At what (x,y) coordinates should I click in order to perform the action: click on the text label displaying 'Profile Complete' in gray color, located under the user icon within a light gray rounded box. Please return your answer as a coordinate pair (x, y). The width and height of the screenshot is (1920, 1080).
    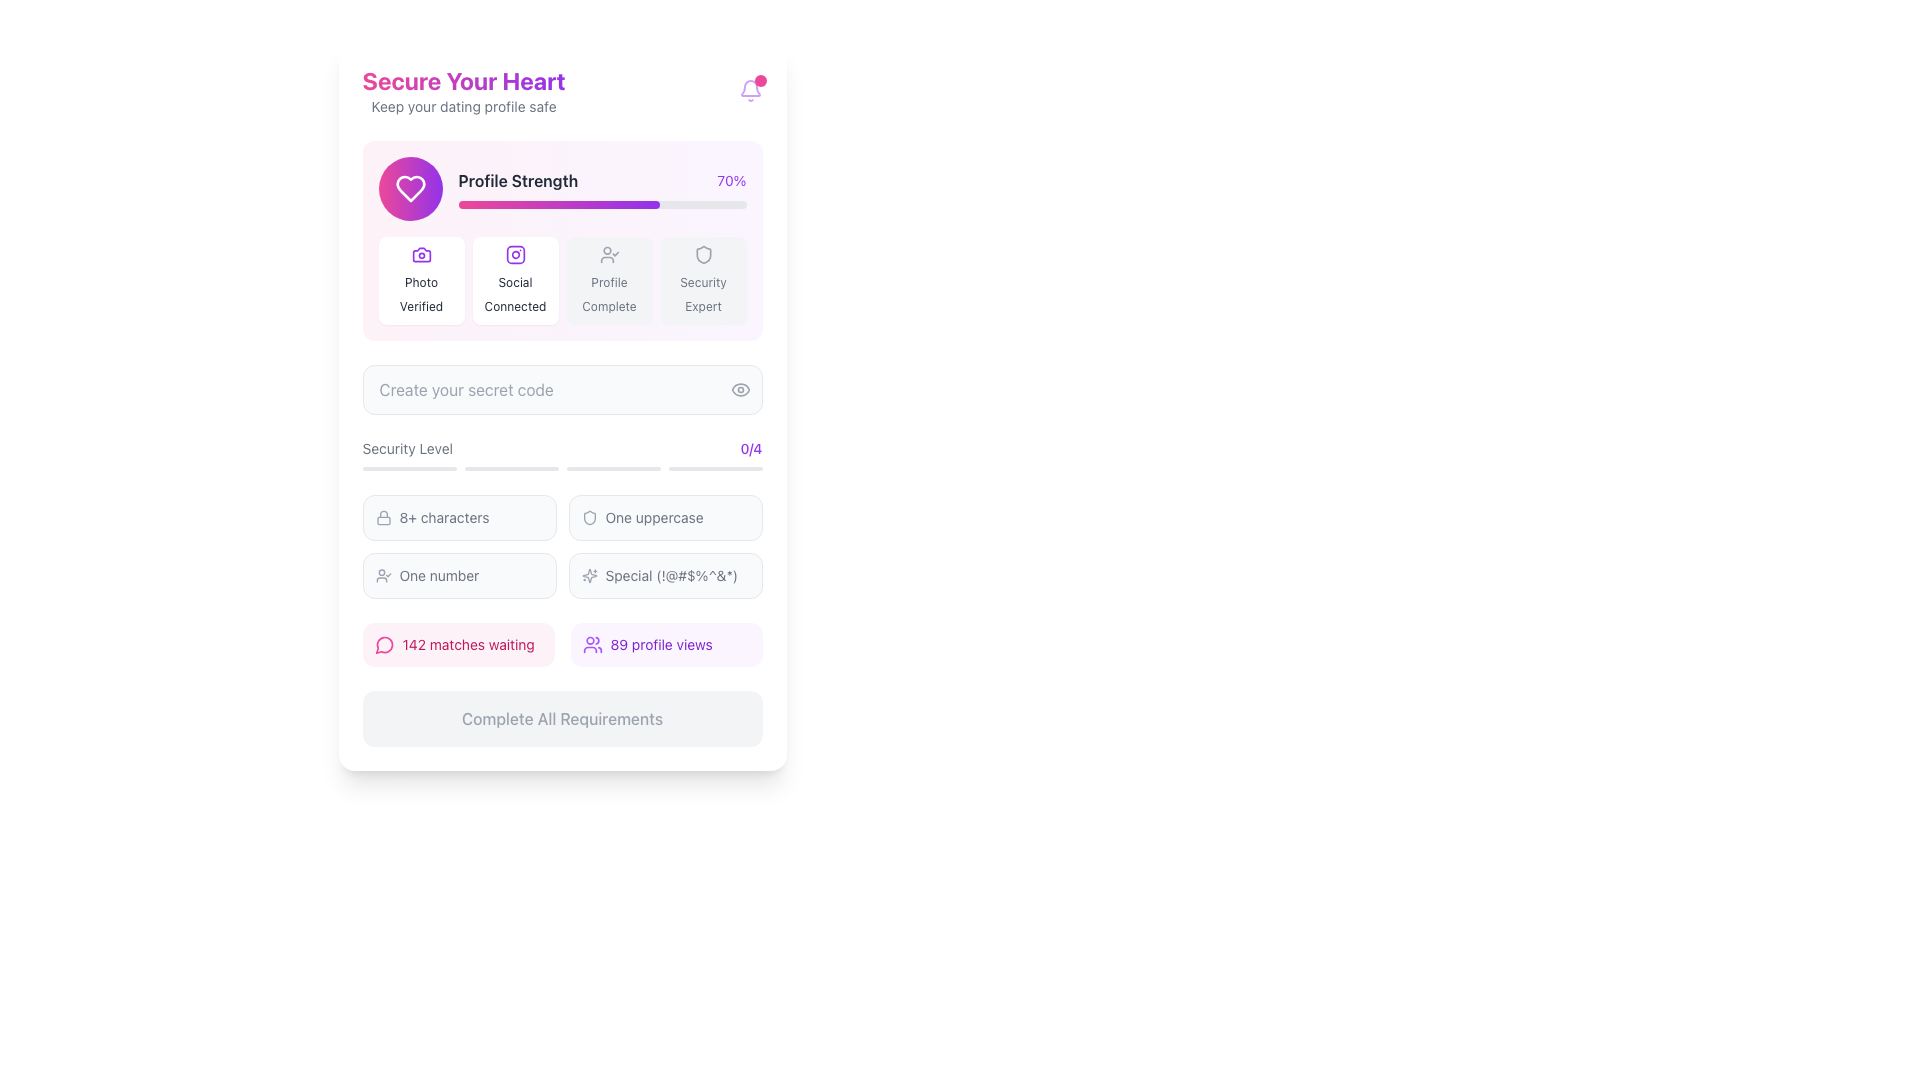
    Looking at the image, I should click on (608, 294).